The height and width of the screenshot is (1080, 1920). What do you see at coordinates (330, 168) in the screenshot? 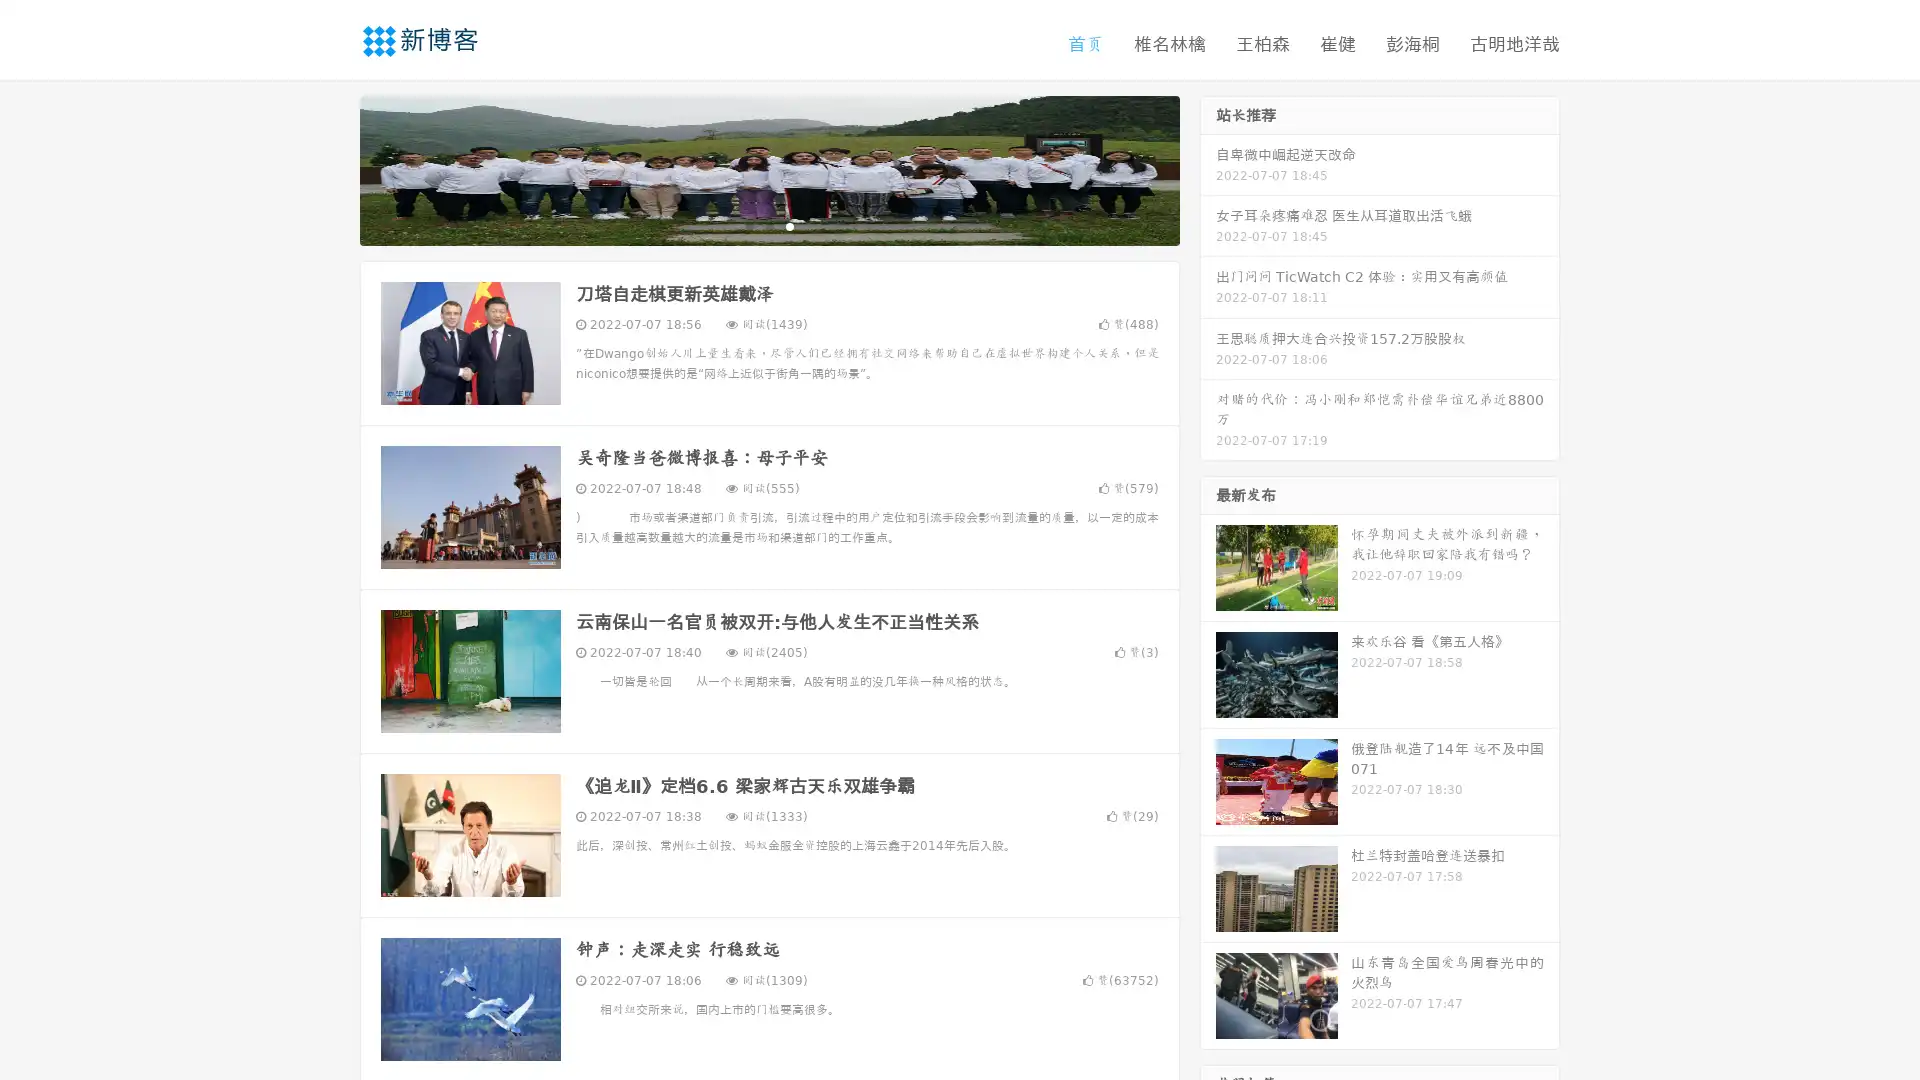
I see `Previous slide` at bounding box center [330, 168].